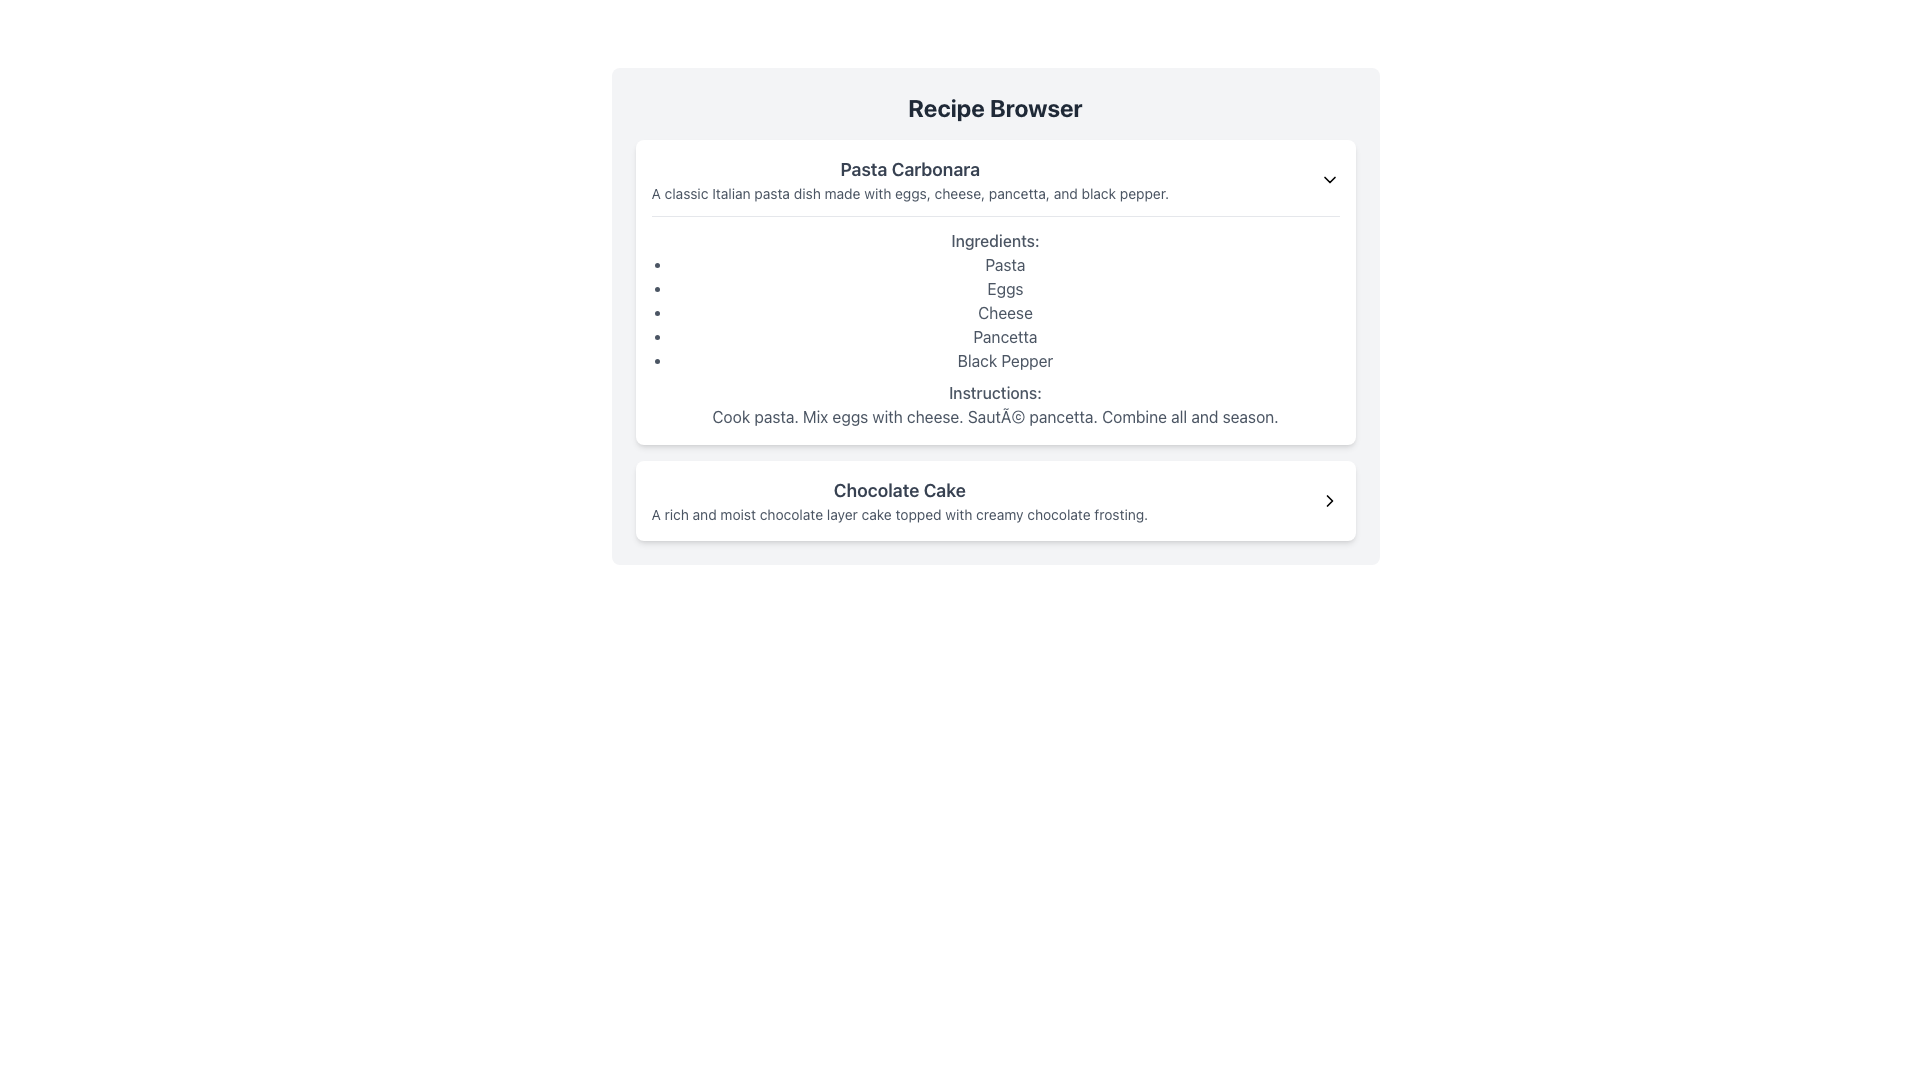  I want to click on the text label that indicates the instructions related to the recipe, positioned horizontally centered in the 'Ingredients and Instructions' section, so click(995, 393).